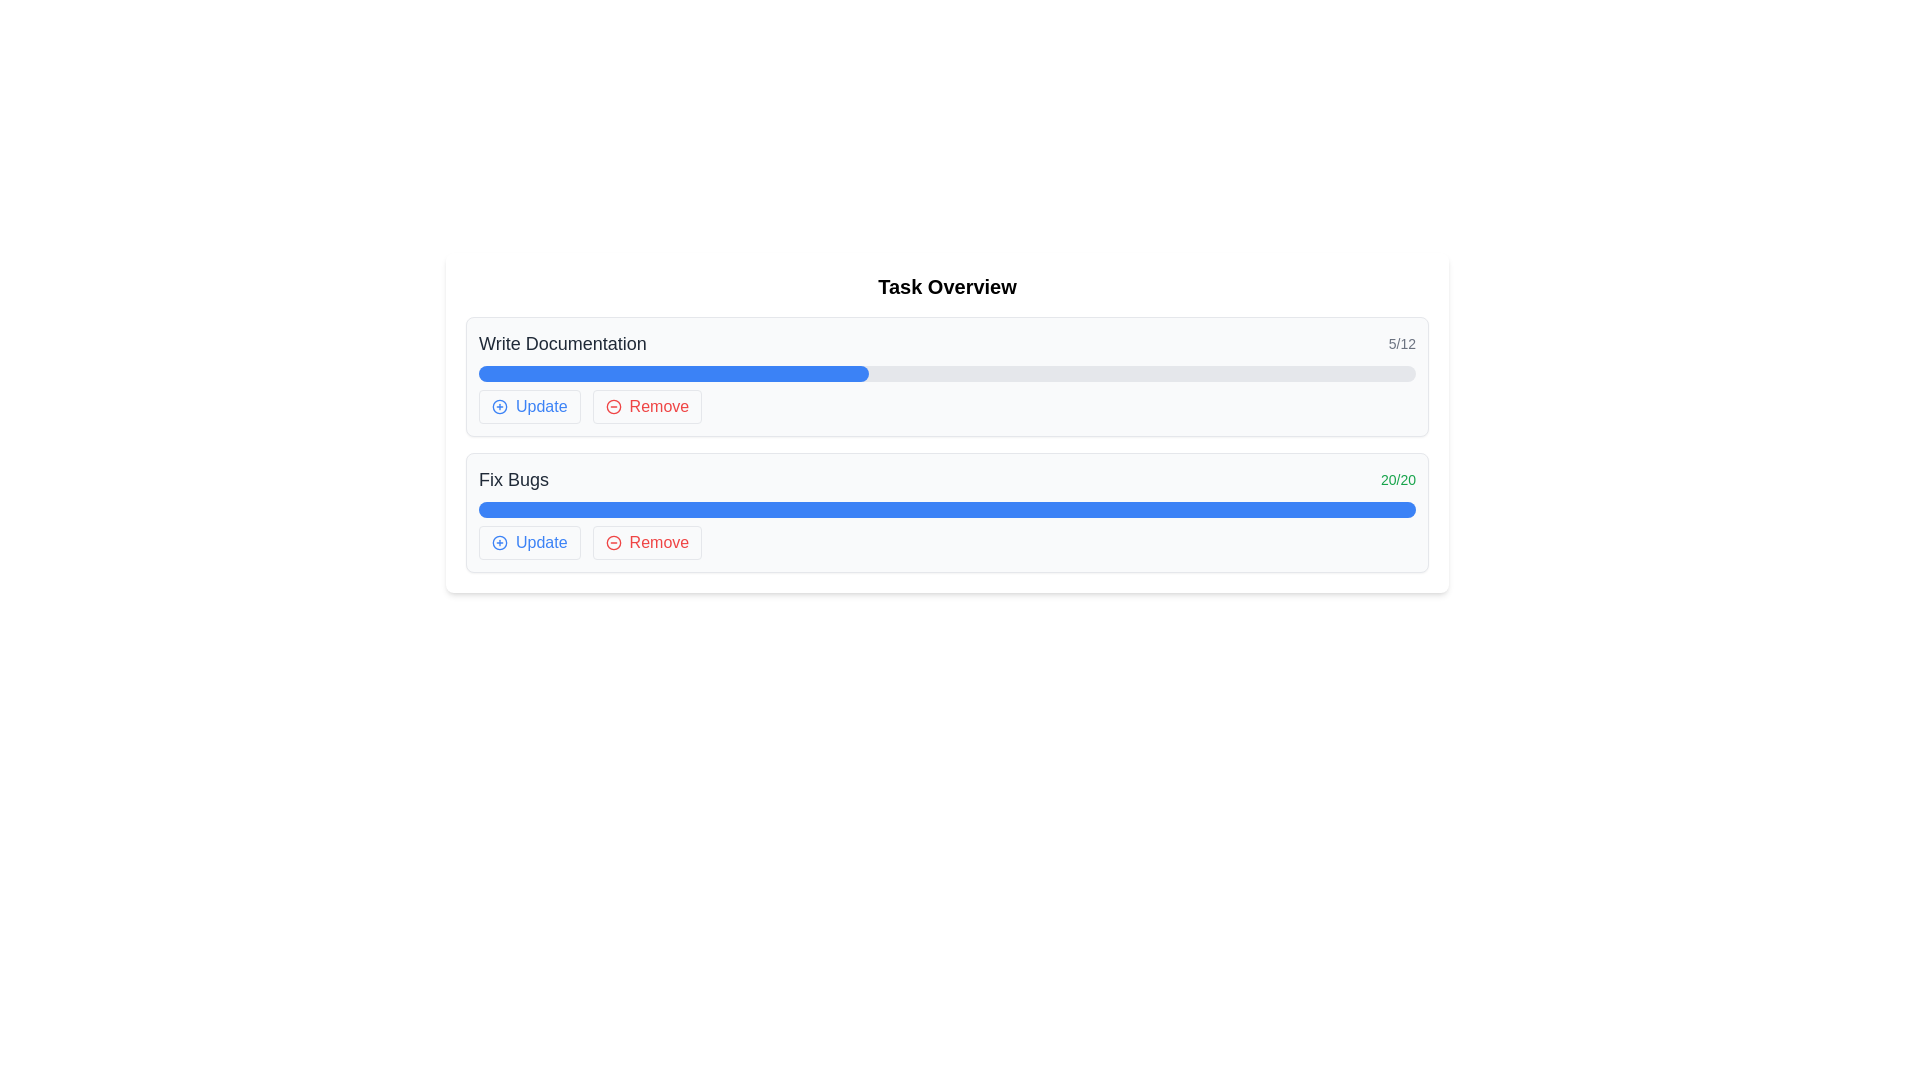 Image resolution: width=1920 pixels, height=1080 pixels. What do you see at coordinates (647, 406) in the screenshot?
I see `the 'Remove' button with a rounded border, red text, and a red minus icon for accessibility purposes` at bounding box center [647, 406].